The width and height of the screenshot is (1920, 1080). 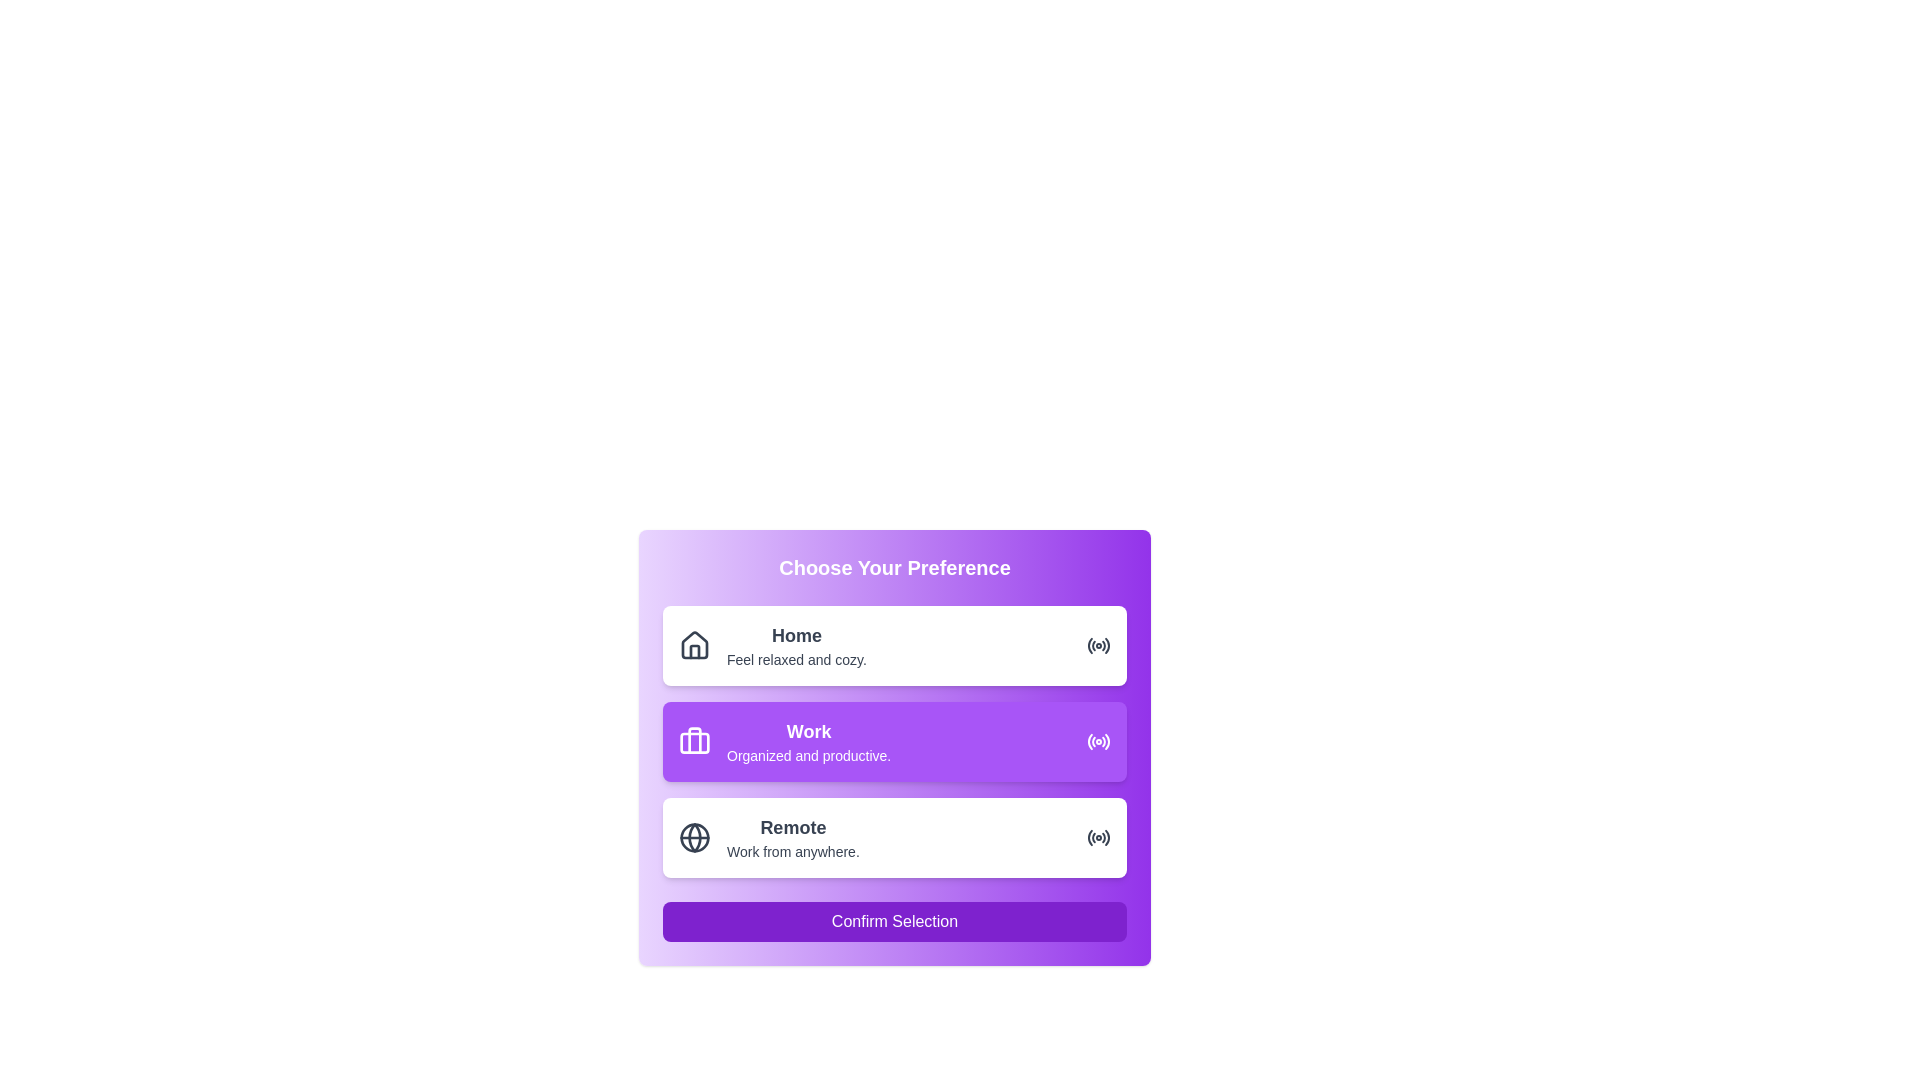 I want to click on the black house-shaped icon located at the left side of the 'Home' selection box, which is styled with thin black lines and is the first element aligned horizontally before the text 'Home', so click(x=695, y=645).